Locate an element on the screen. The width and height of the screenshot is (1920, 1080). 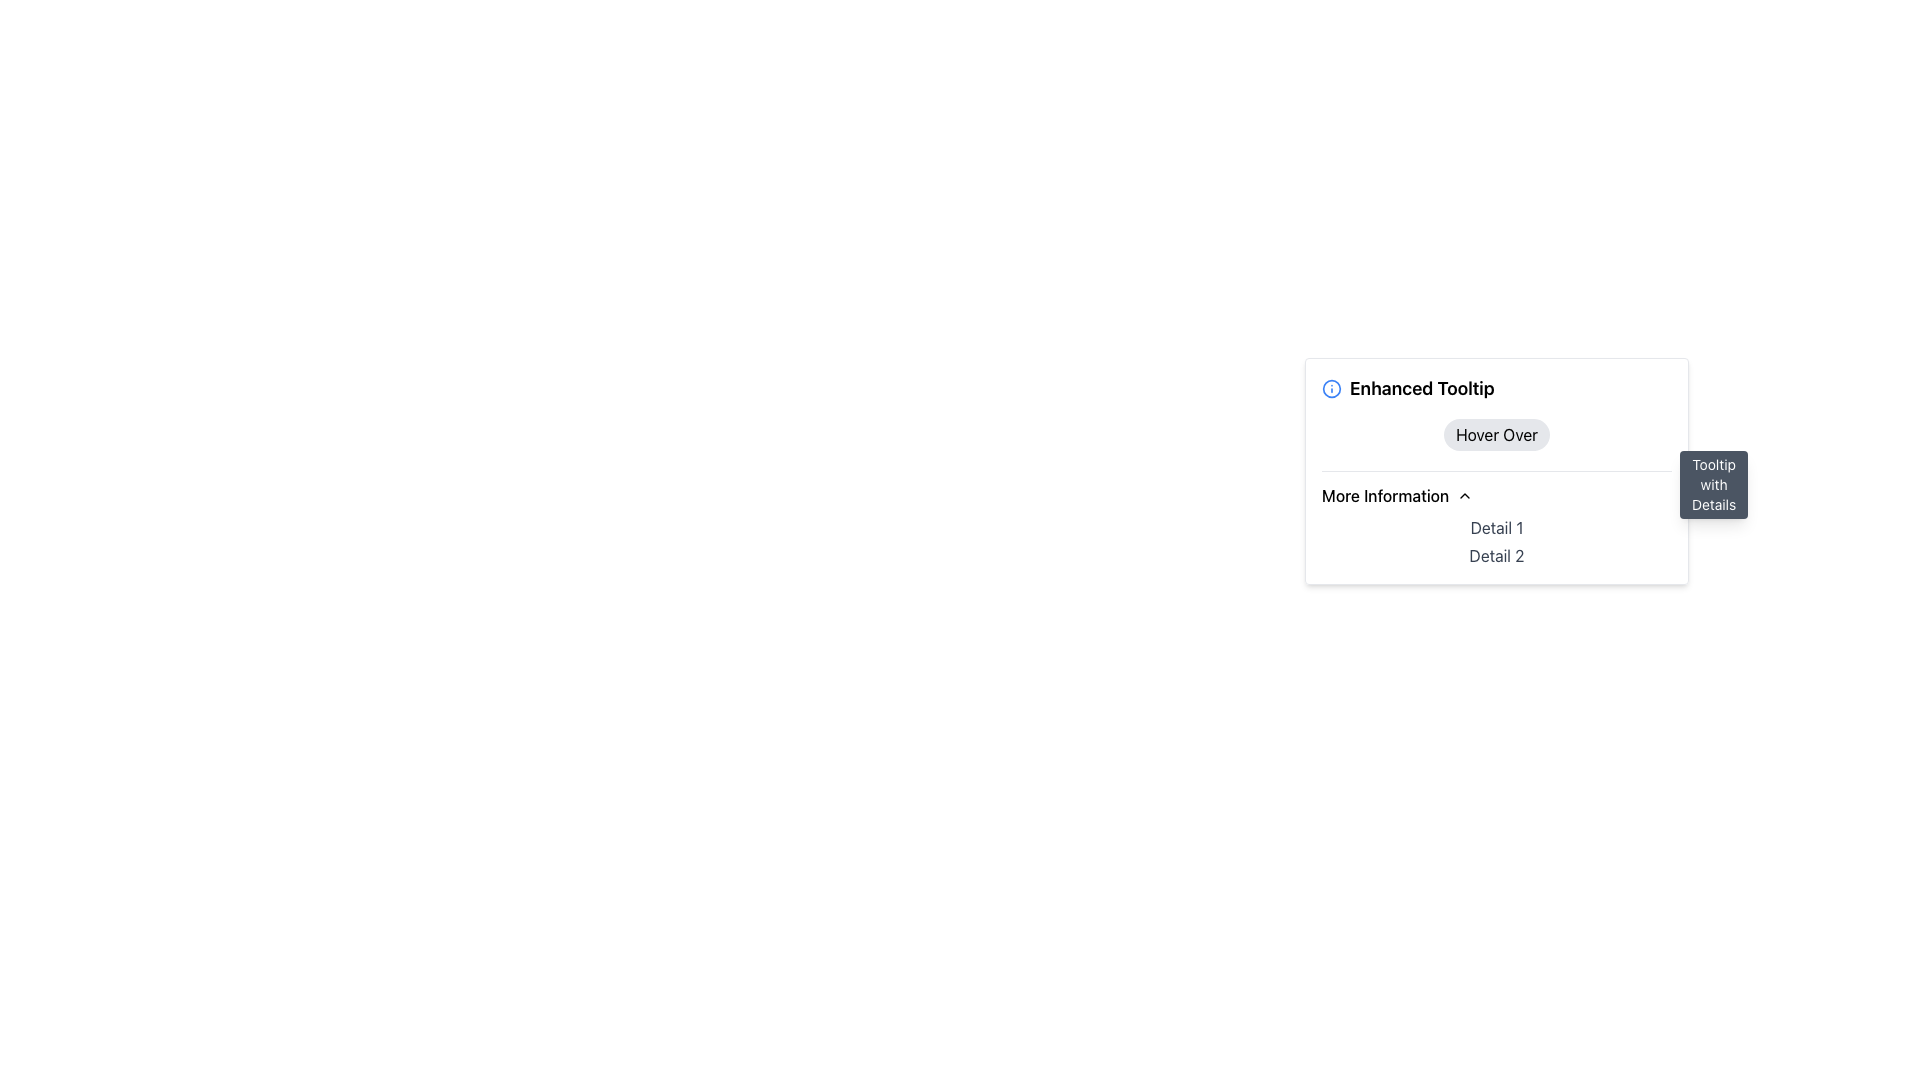
the rounded rectangular button labeled 'Hover Over' with a light gray background located in the 'Enhanced Tooltip' section is located at coordinates (1497, 434).